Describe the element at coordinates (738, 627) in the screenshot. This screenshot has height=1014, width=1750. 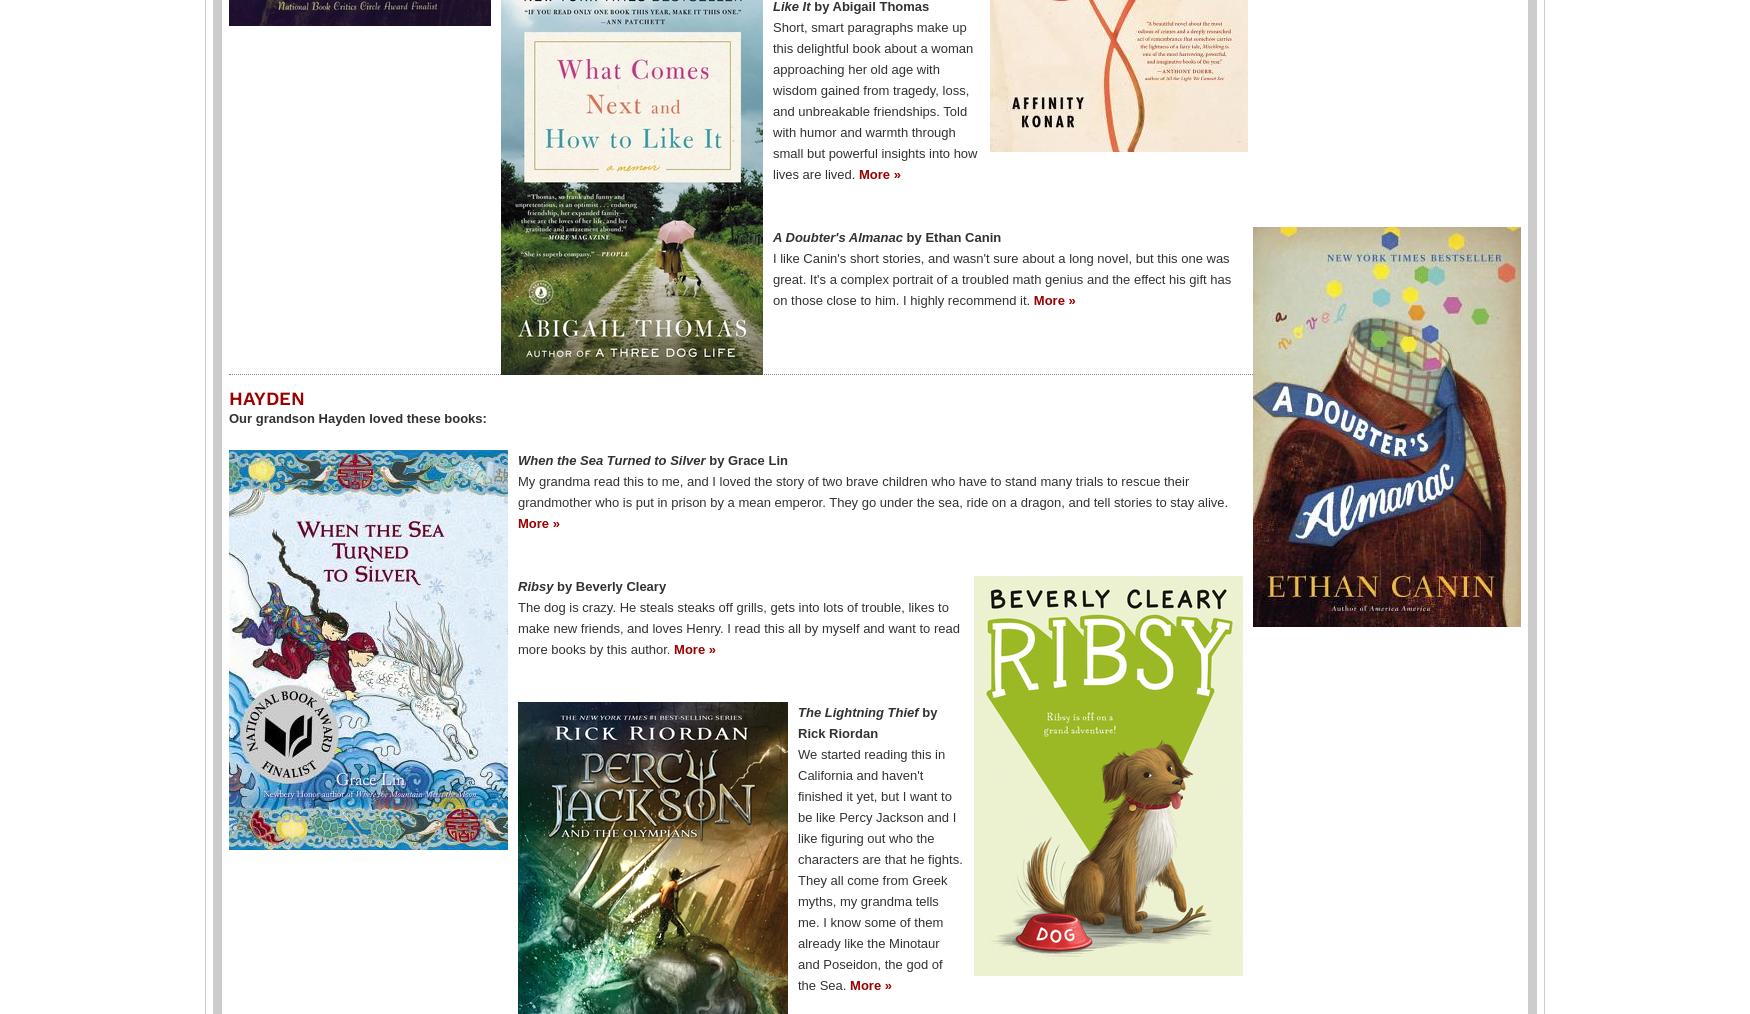
I see `'The dog is crazy. He steals steaks off grills, gets into lots of trouble, likes to make new friends, and loves Henry. I read this all by myself and want to read more books by this author.'` at that location.